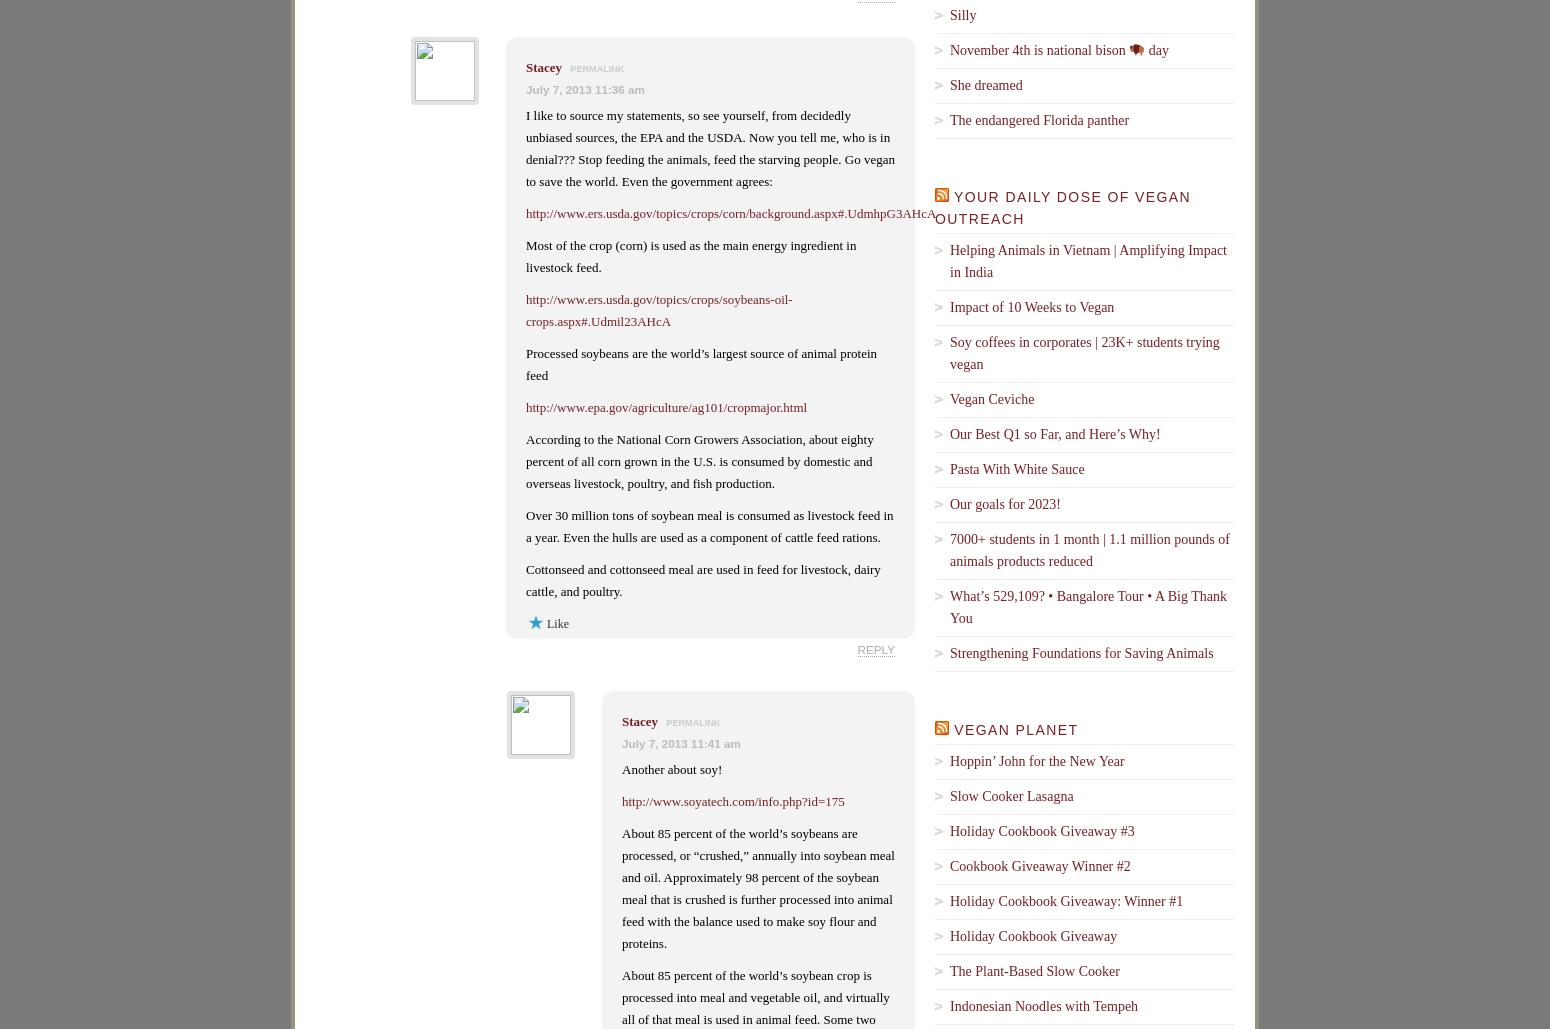 This screenshot has height=1029, width=1550. Describe the element at coordinates (710, 148) in the screenshot. I see `'I like to source my statements, so see yourself, from decidedly unbiased sources, the EPA and the USDA.  Now you tell me, who is in denial???  Stop feeding the animals, feed the starving people.  Go vegan to save the world.  Even the government agrees:'` at that location.